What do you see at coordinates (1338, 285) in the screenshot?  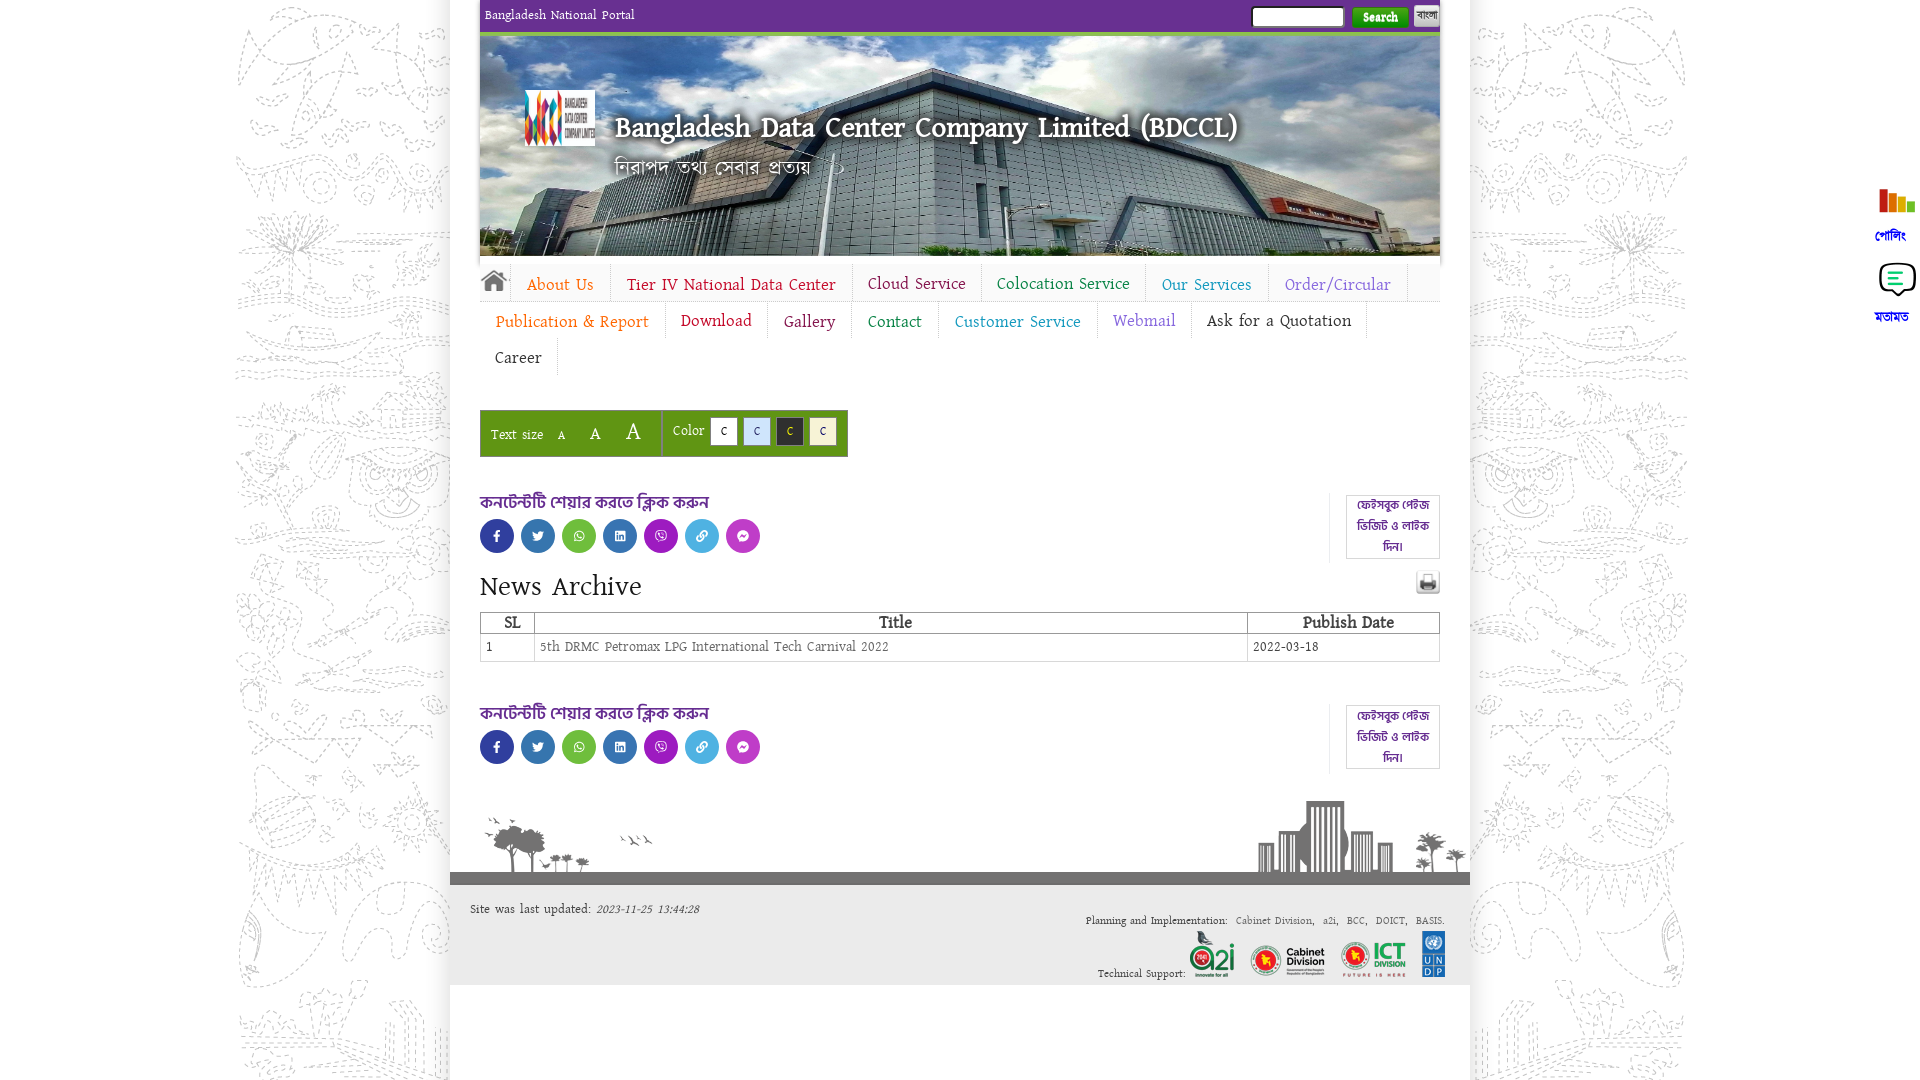 I see `'Order/Circular'` at bounding box center [1338, 285].